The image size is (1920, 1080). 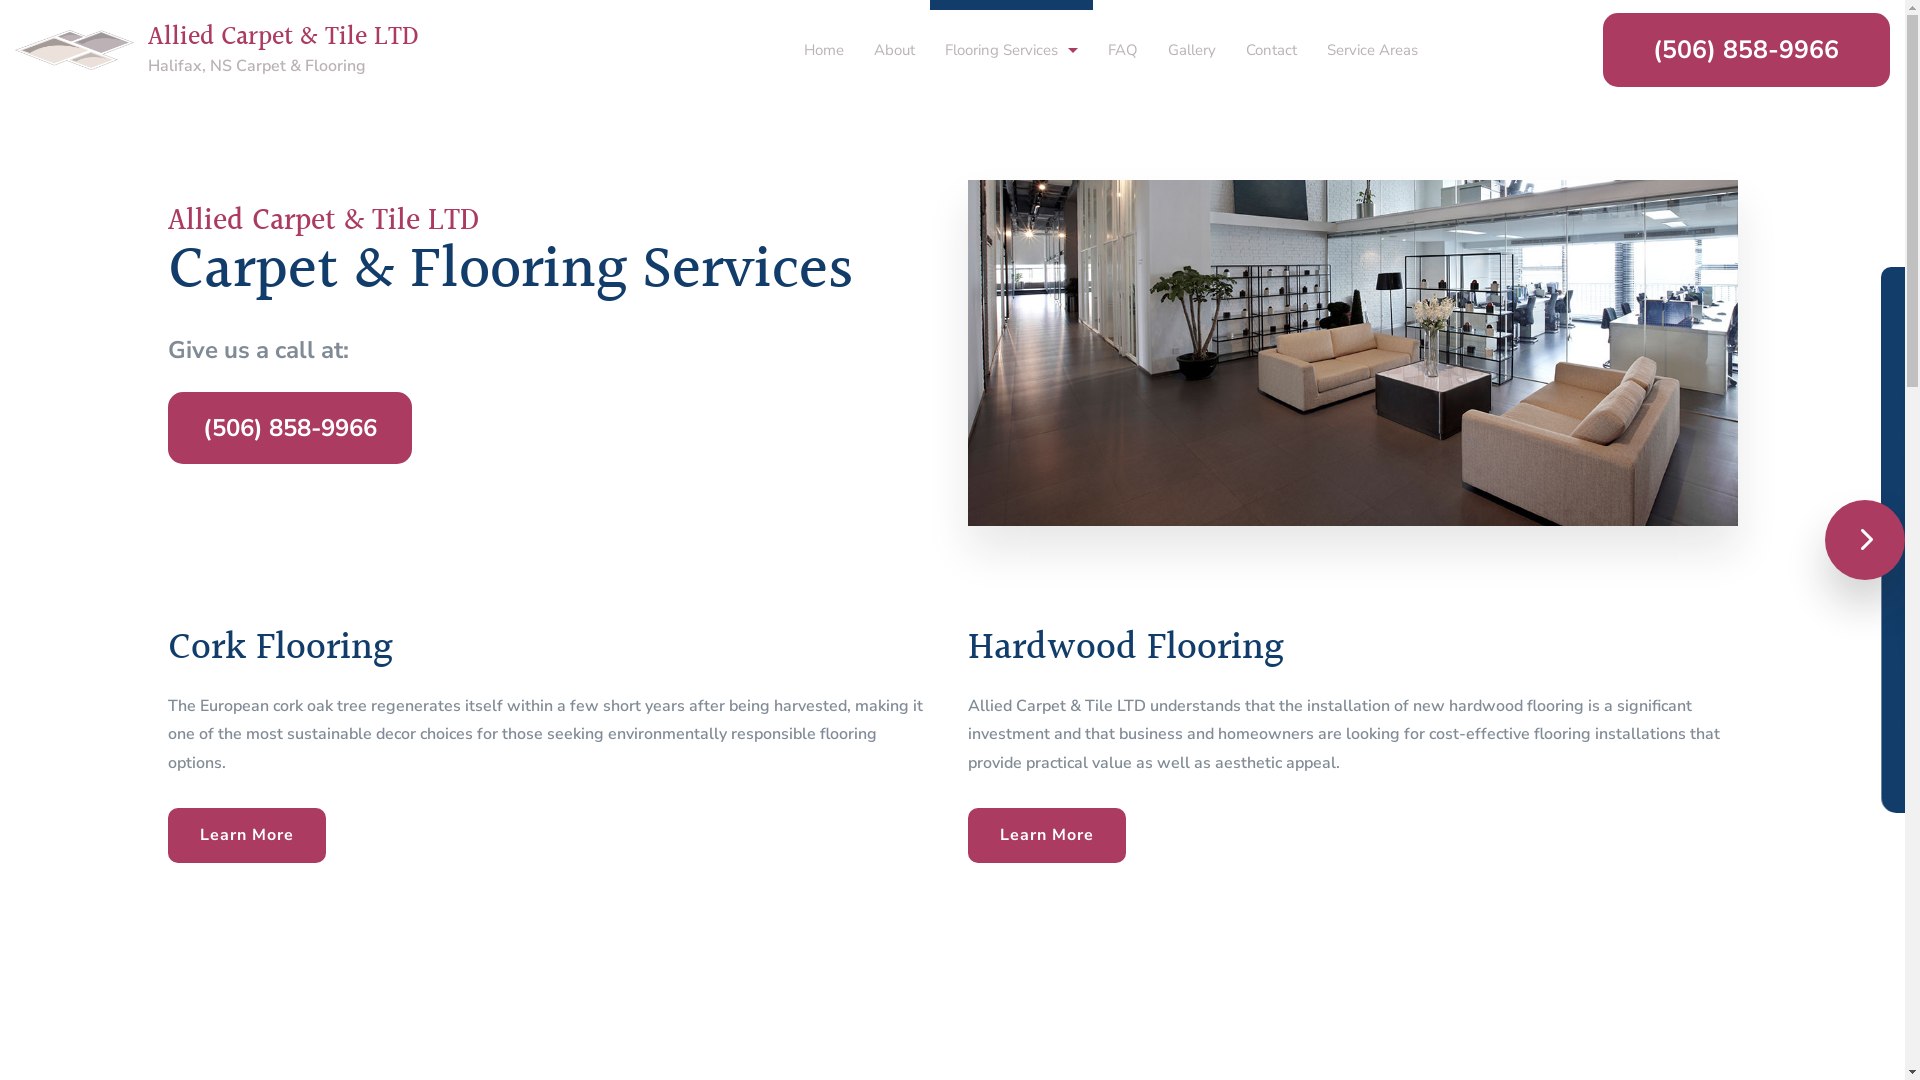 What do you see at coordinates (1371, 36) in the screenshot?
I see `'Service Areas'` at bounding box center [1371, 36].